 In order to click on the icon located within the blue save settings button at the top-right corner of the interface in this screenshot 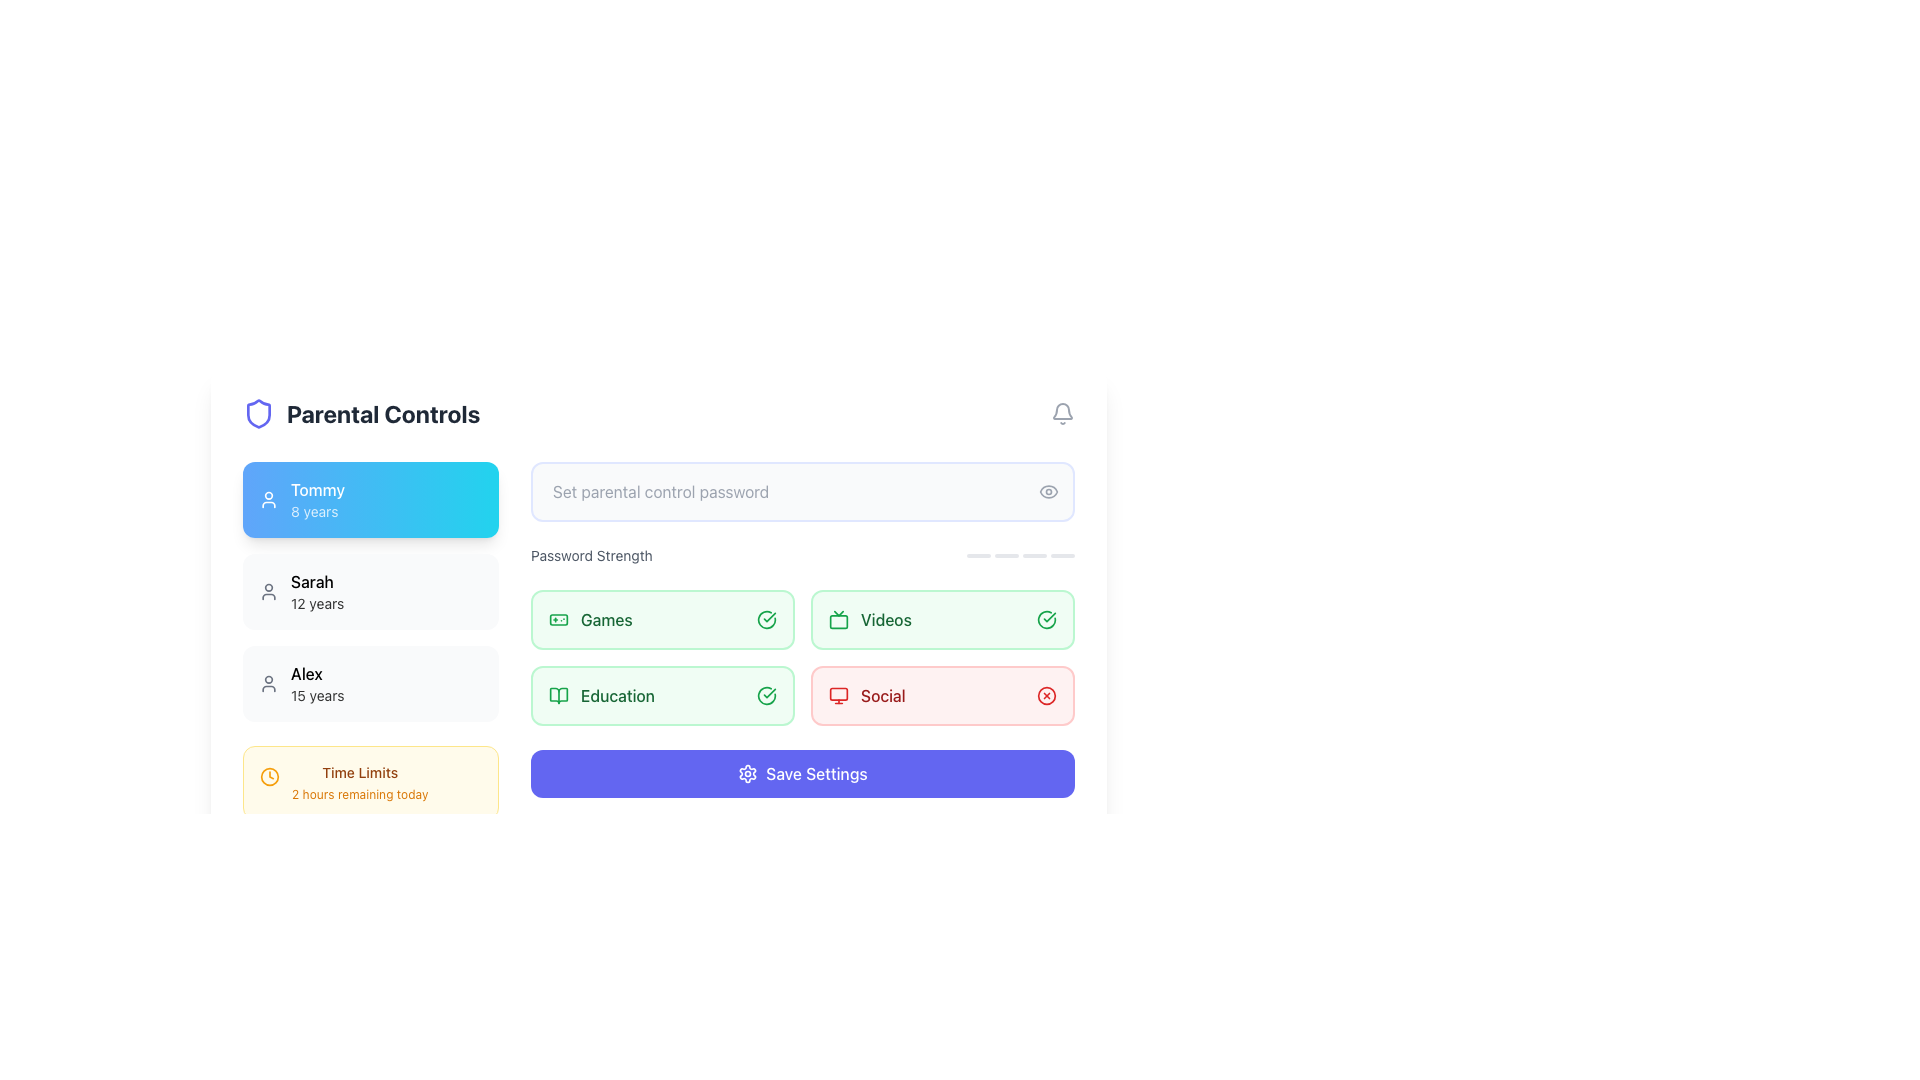, I will do `click(747, 773)`.